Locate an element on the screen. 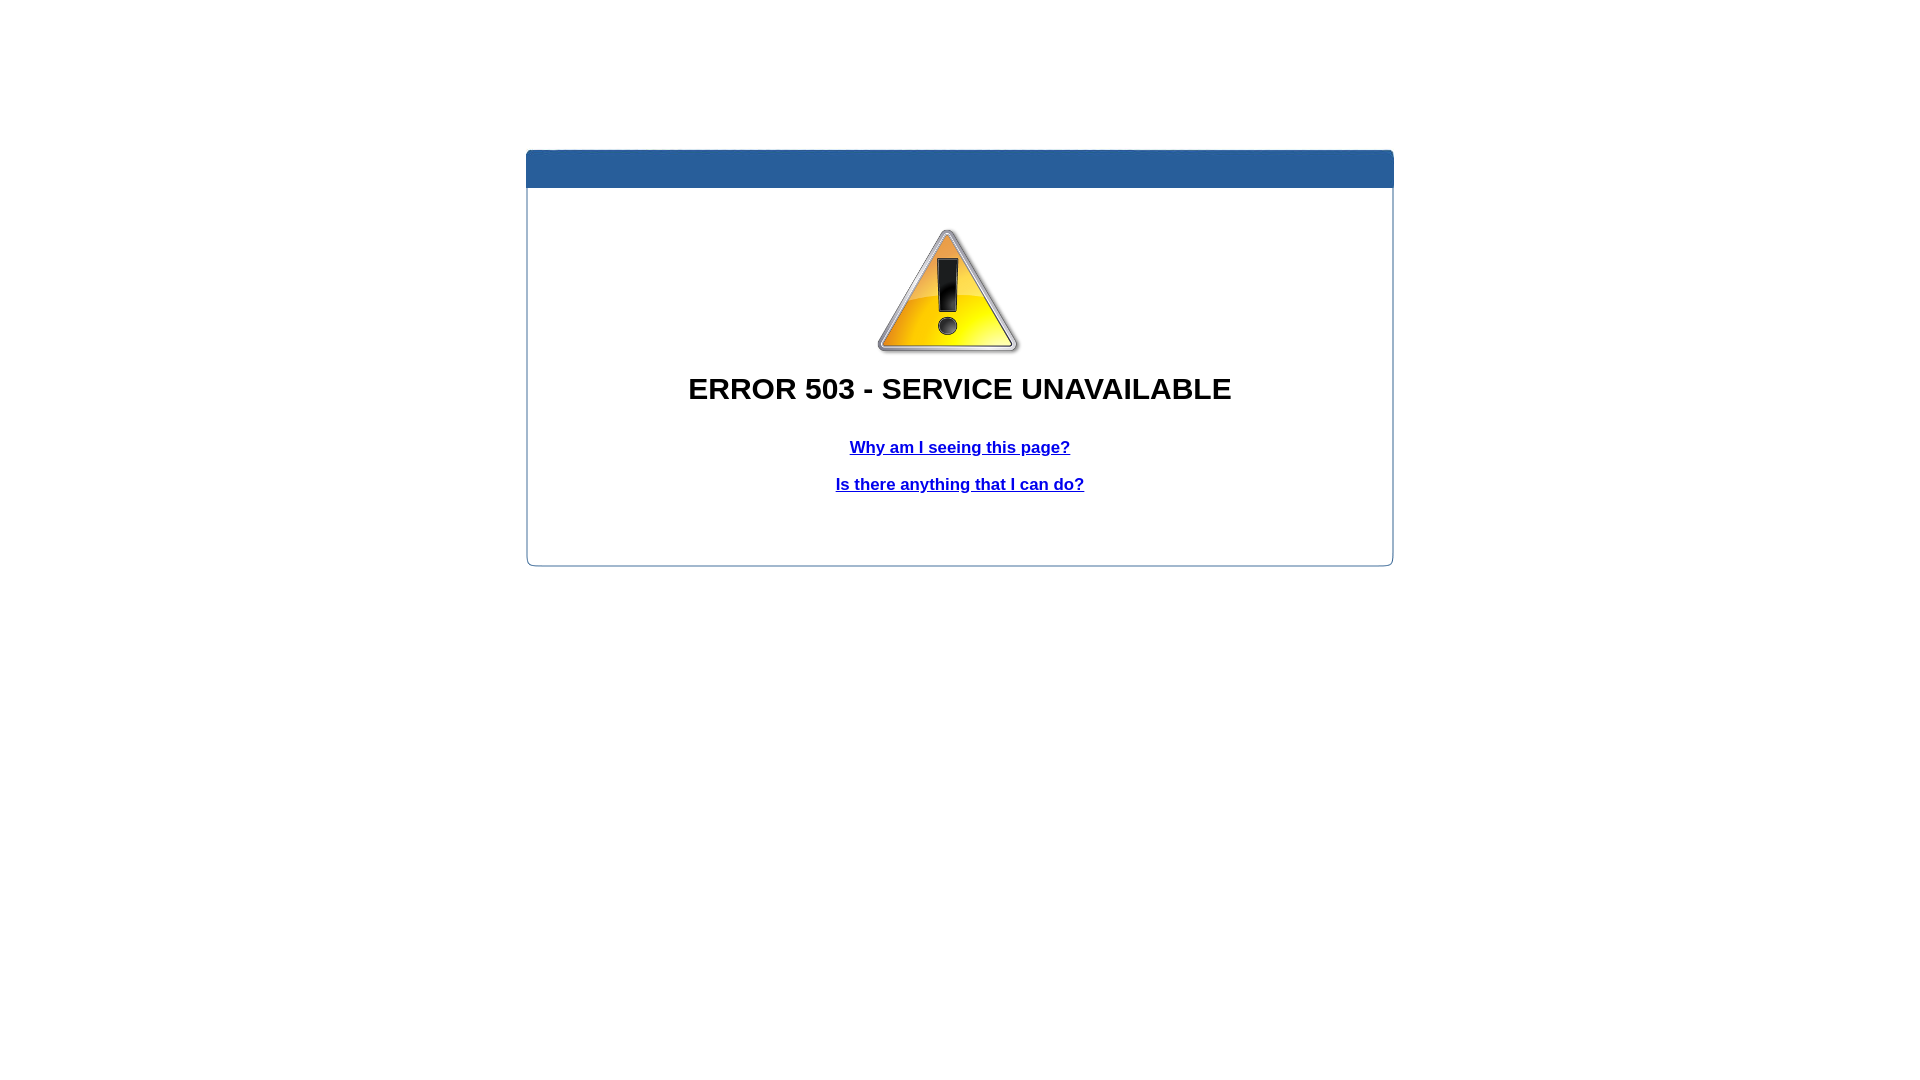 This screenshot has width=1920, height=1080. 'Is there anything that I can do?' is located at coordinates (960, 484).